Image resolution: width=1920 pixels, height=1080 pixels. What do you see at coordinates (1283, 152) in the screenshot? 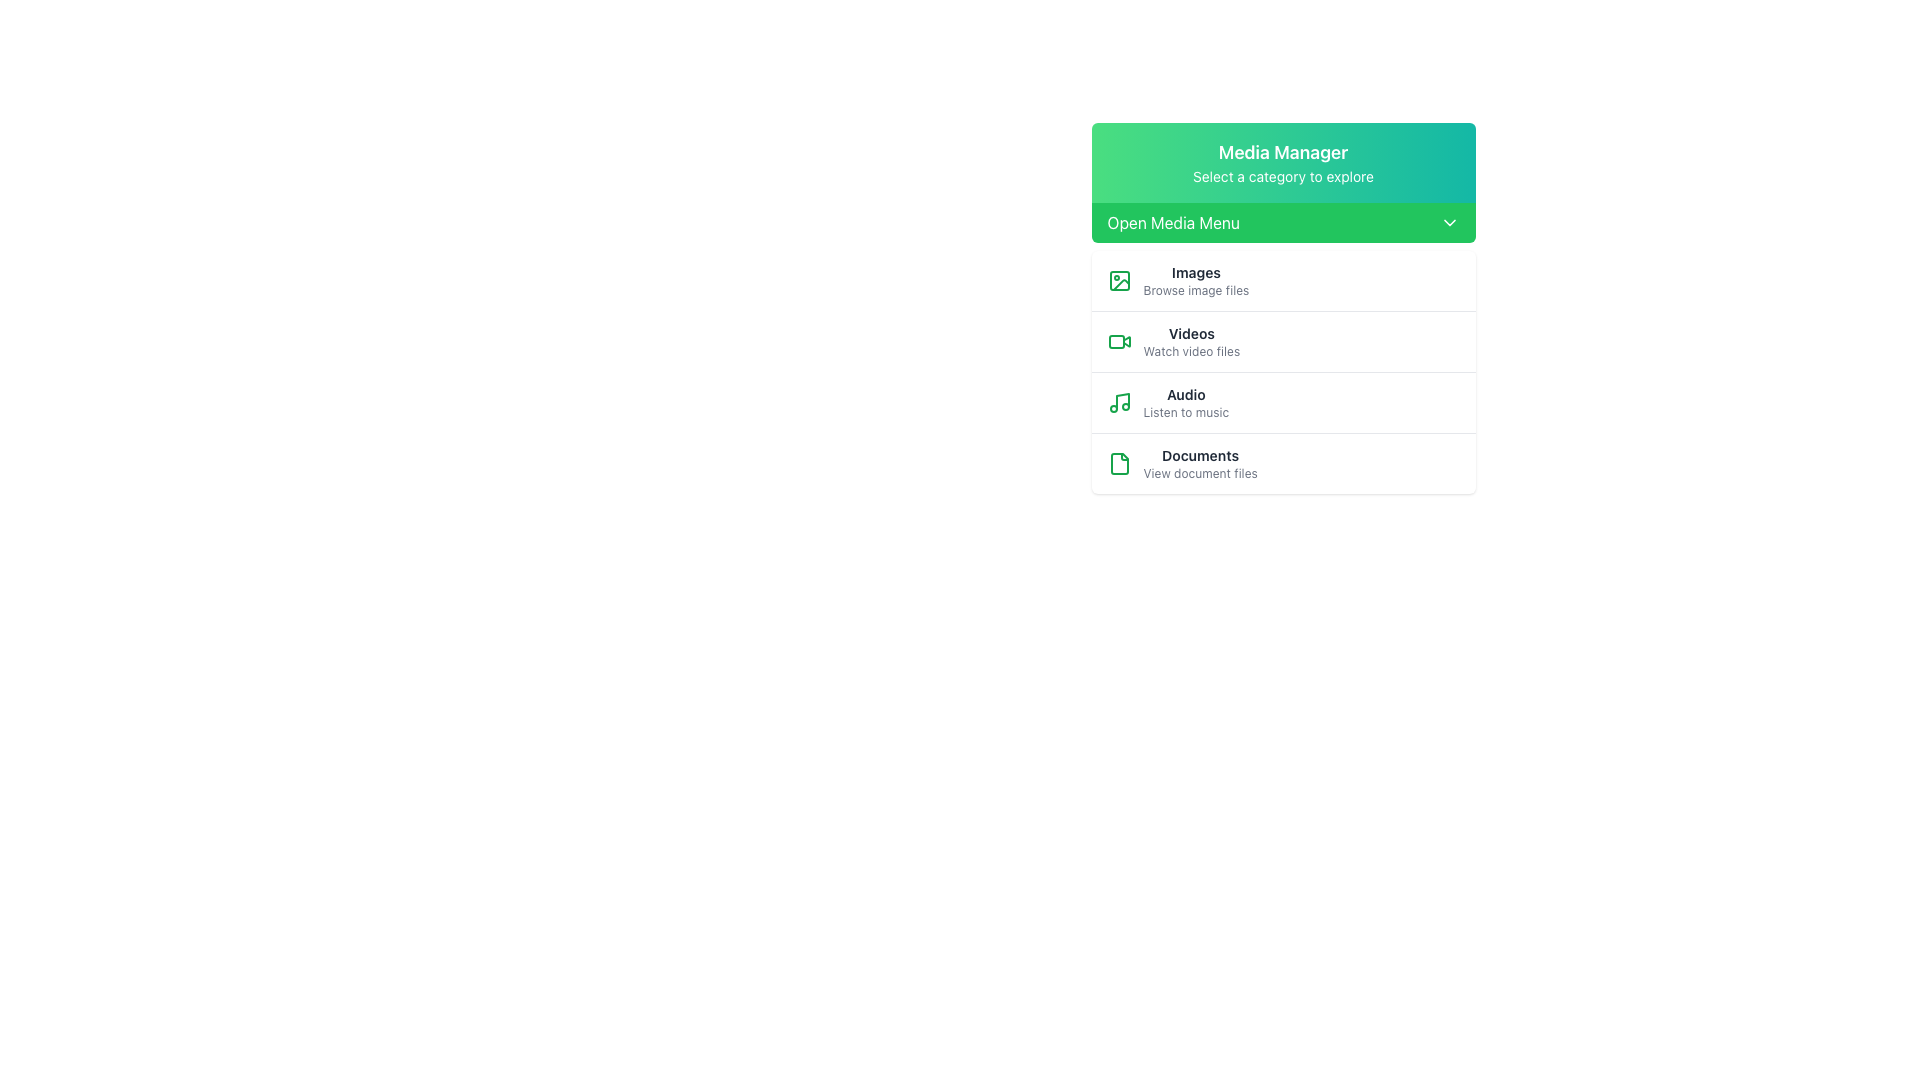
I see `the text label 'Media Manager' which is prominently displayed in bold with a gradient green background, located at the center of the header section` at bounding box center [1283, 152].